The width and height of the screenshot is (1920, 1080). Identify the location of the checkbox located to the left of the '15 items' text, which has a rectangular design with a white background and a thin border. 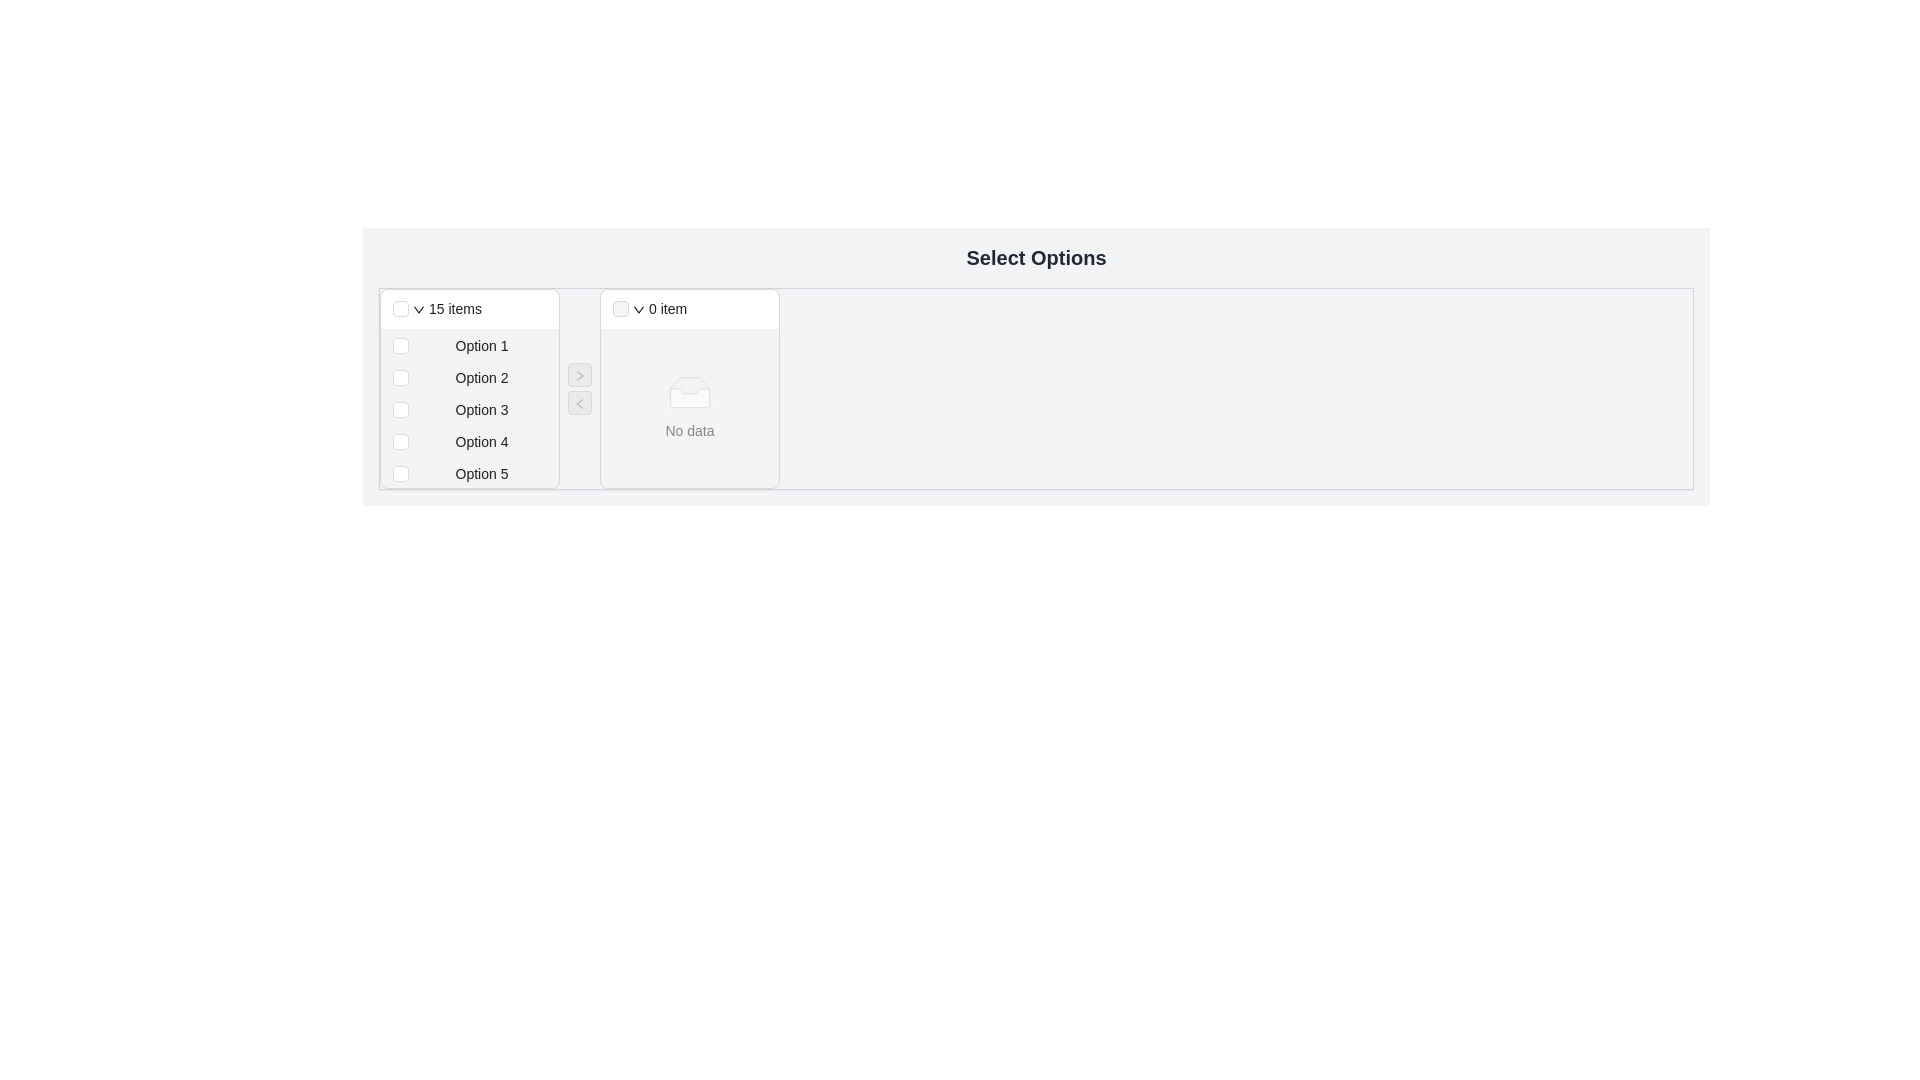
(400, 308).